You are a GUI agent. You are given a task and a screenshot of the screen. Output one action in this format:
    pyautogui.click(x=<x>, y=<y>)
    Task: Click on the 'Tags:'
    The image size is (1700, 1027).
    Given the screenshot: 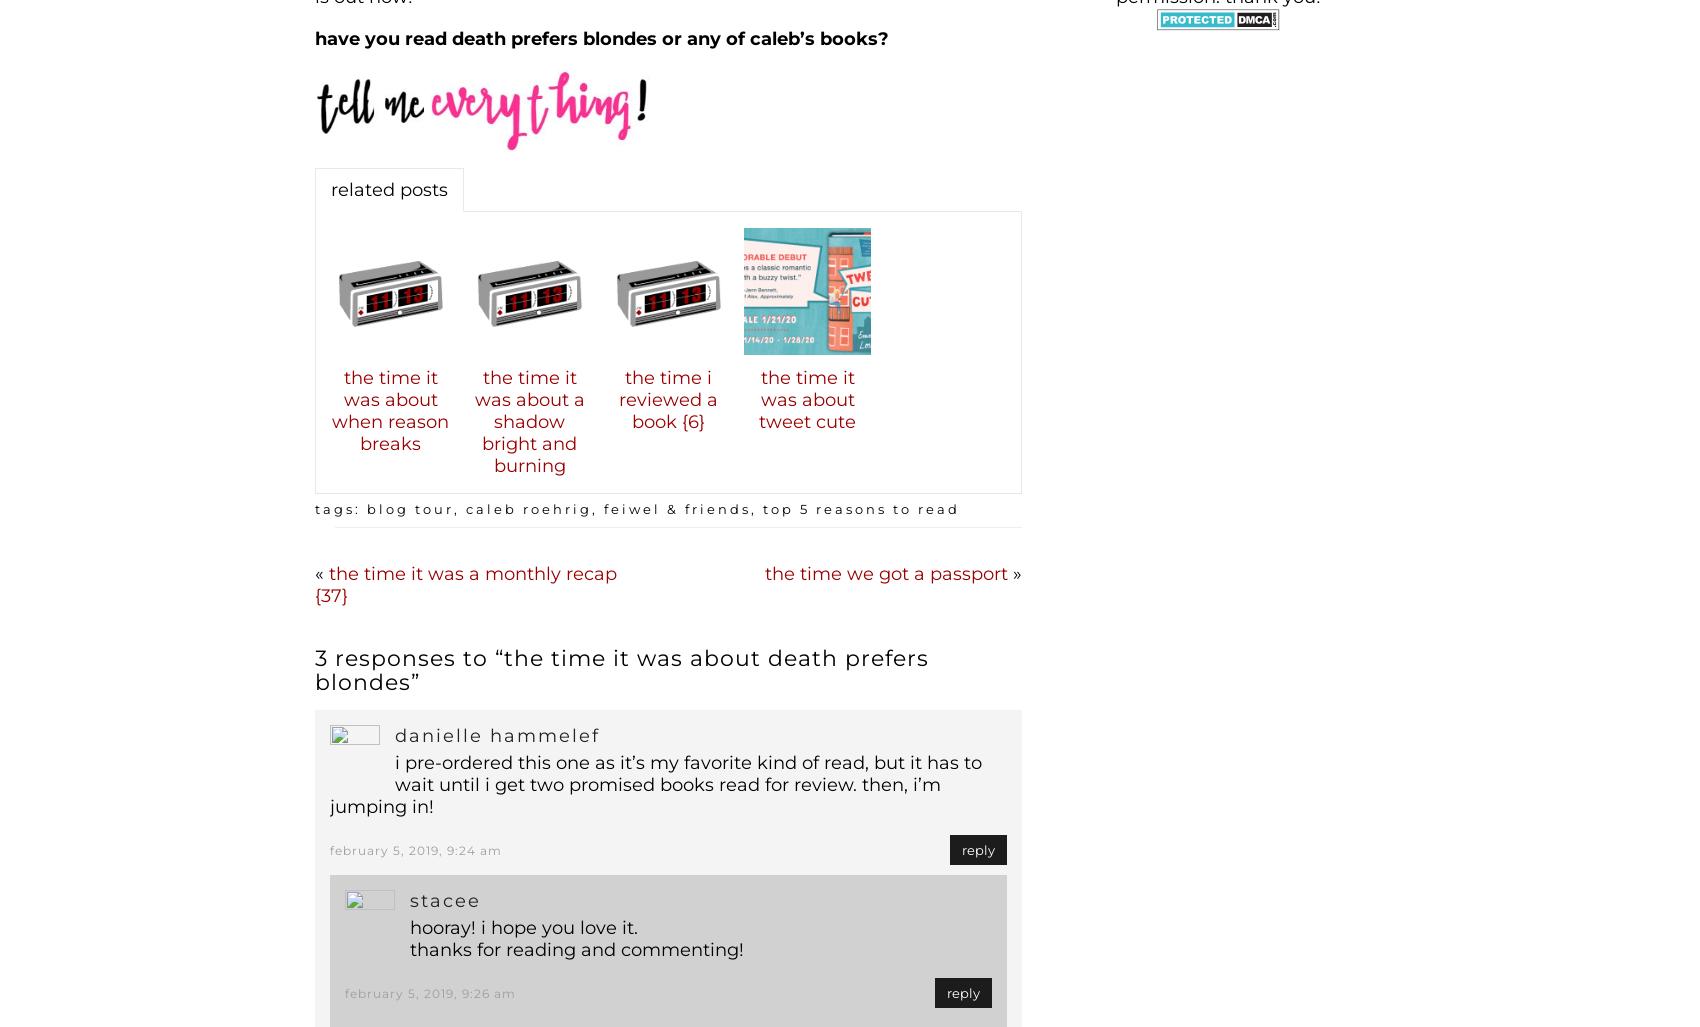 What is the action you would take?
    pyautogui.click(x=315, y=507)
    